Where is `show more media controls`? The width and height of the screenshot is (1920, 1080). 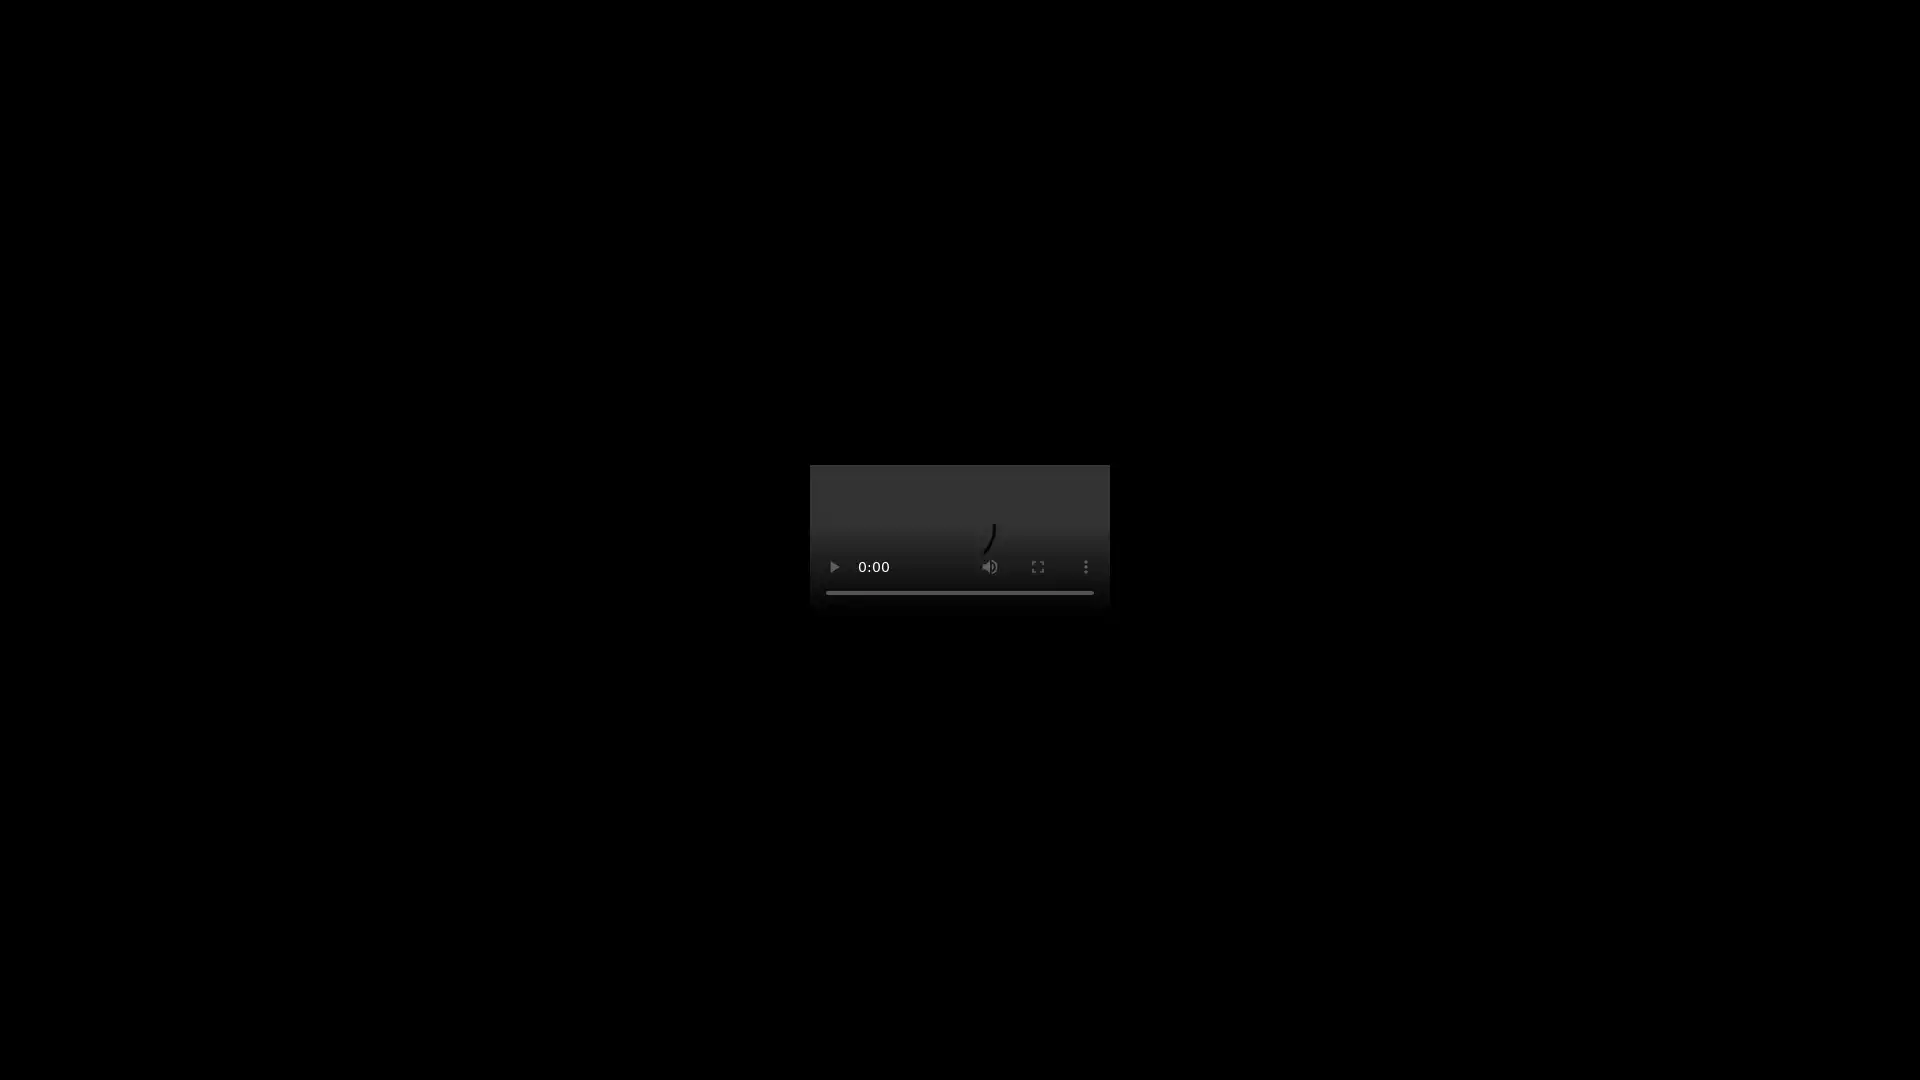
show more media controls is located at coordinates (1084, 567).